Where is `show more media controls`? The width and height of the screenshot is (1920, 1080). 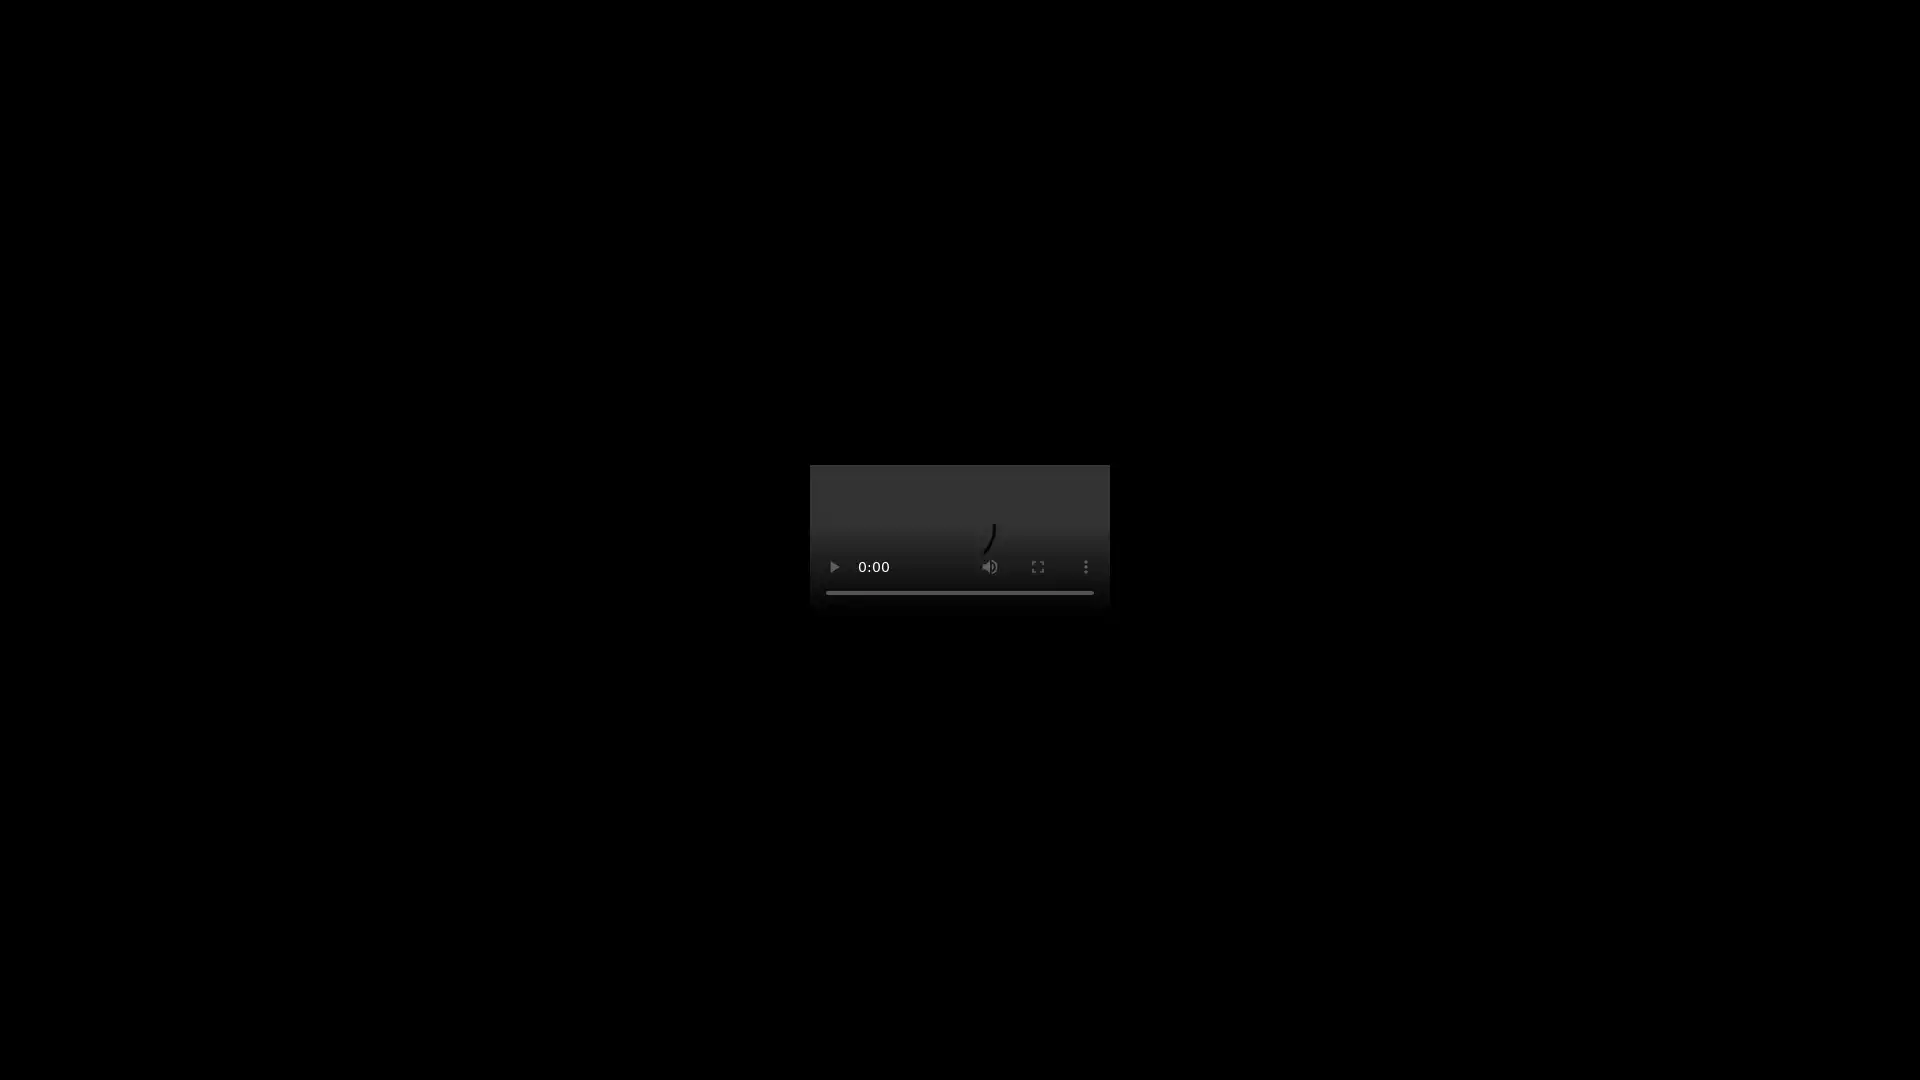
show more media controls is located at coordinates (1084, 567).